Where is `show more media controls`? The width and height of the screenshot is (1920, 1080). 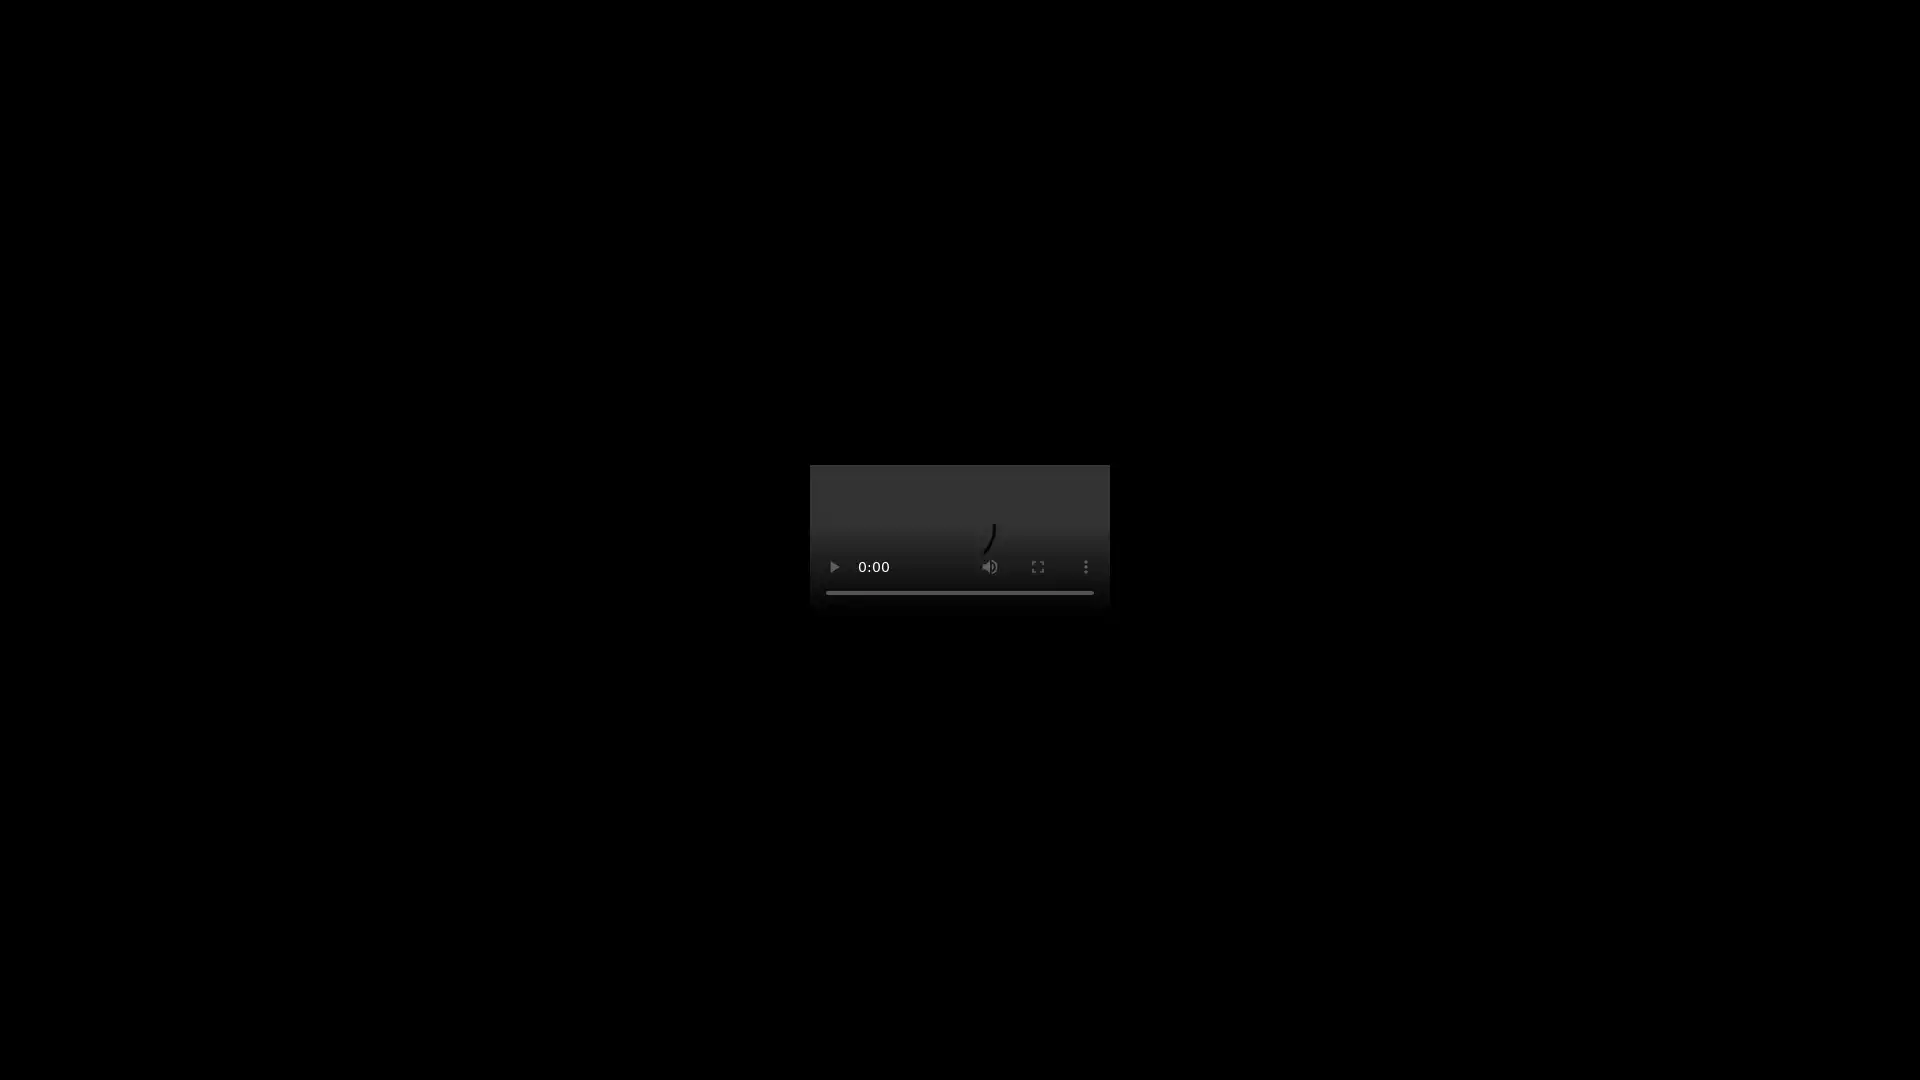
show more media controls is located at coordinates (1084, 567).